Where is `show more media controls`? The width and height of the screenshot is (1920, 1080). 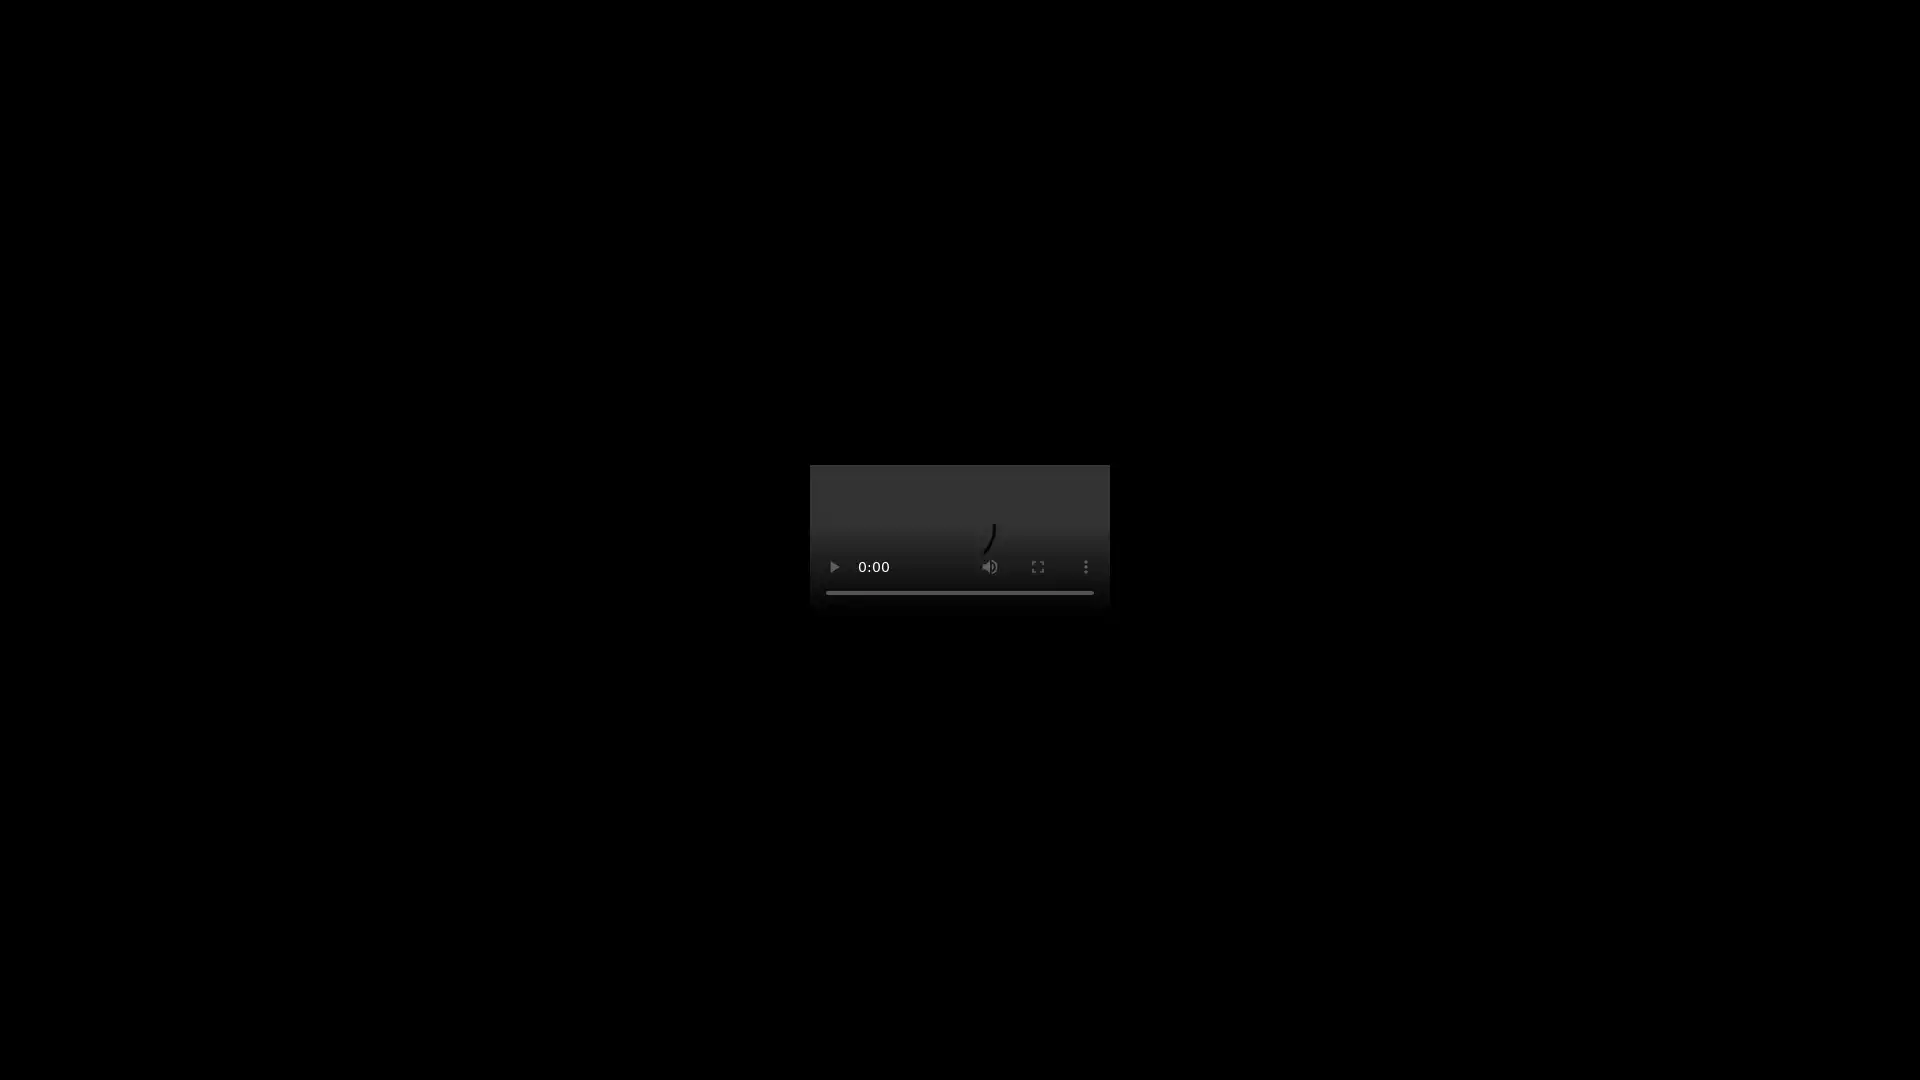
show more media controls is located at coordinates (1084, 567).